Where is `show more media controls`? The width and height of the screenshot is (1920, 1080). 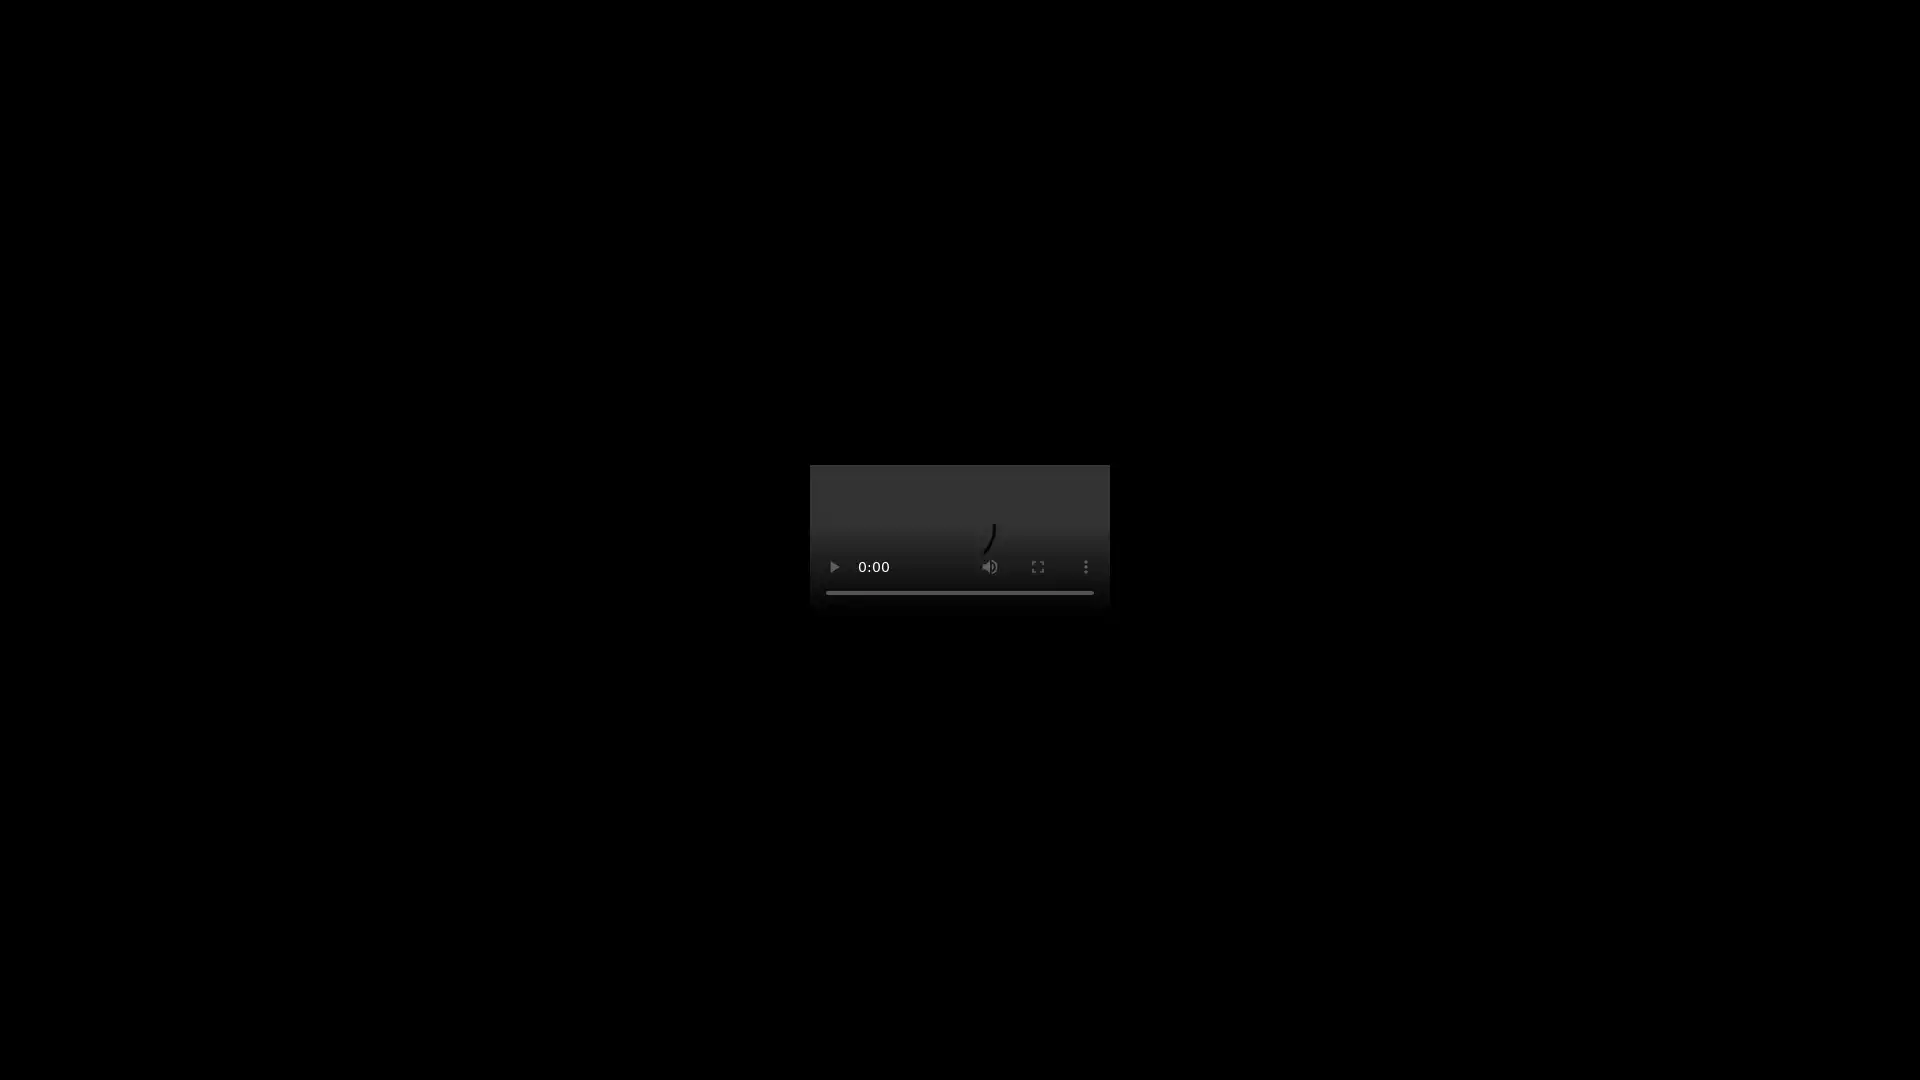
show more media controls is located at coordinates (1084, 567).